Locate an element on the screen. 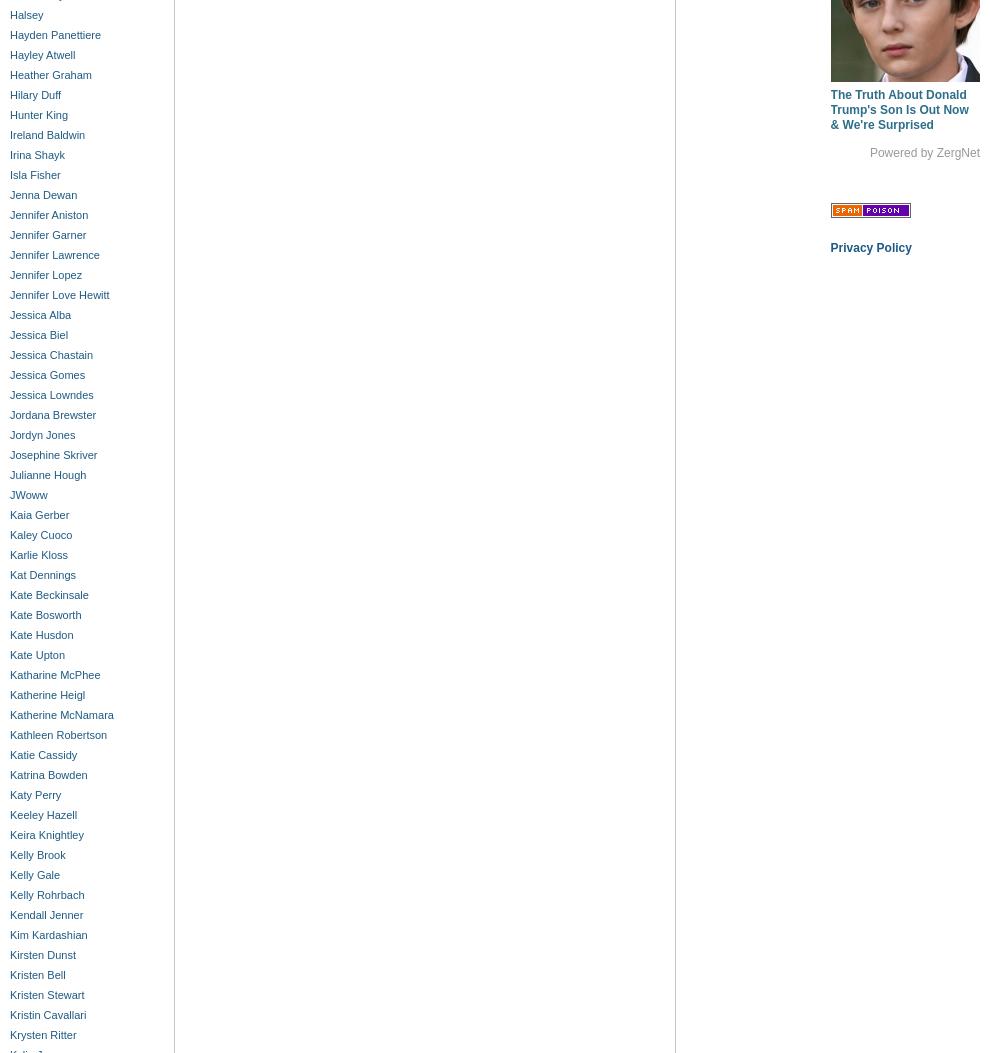 The image size is (990, 1053). 'Privacy Policy' is located at coordinates (870, 246).